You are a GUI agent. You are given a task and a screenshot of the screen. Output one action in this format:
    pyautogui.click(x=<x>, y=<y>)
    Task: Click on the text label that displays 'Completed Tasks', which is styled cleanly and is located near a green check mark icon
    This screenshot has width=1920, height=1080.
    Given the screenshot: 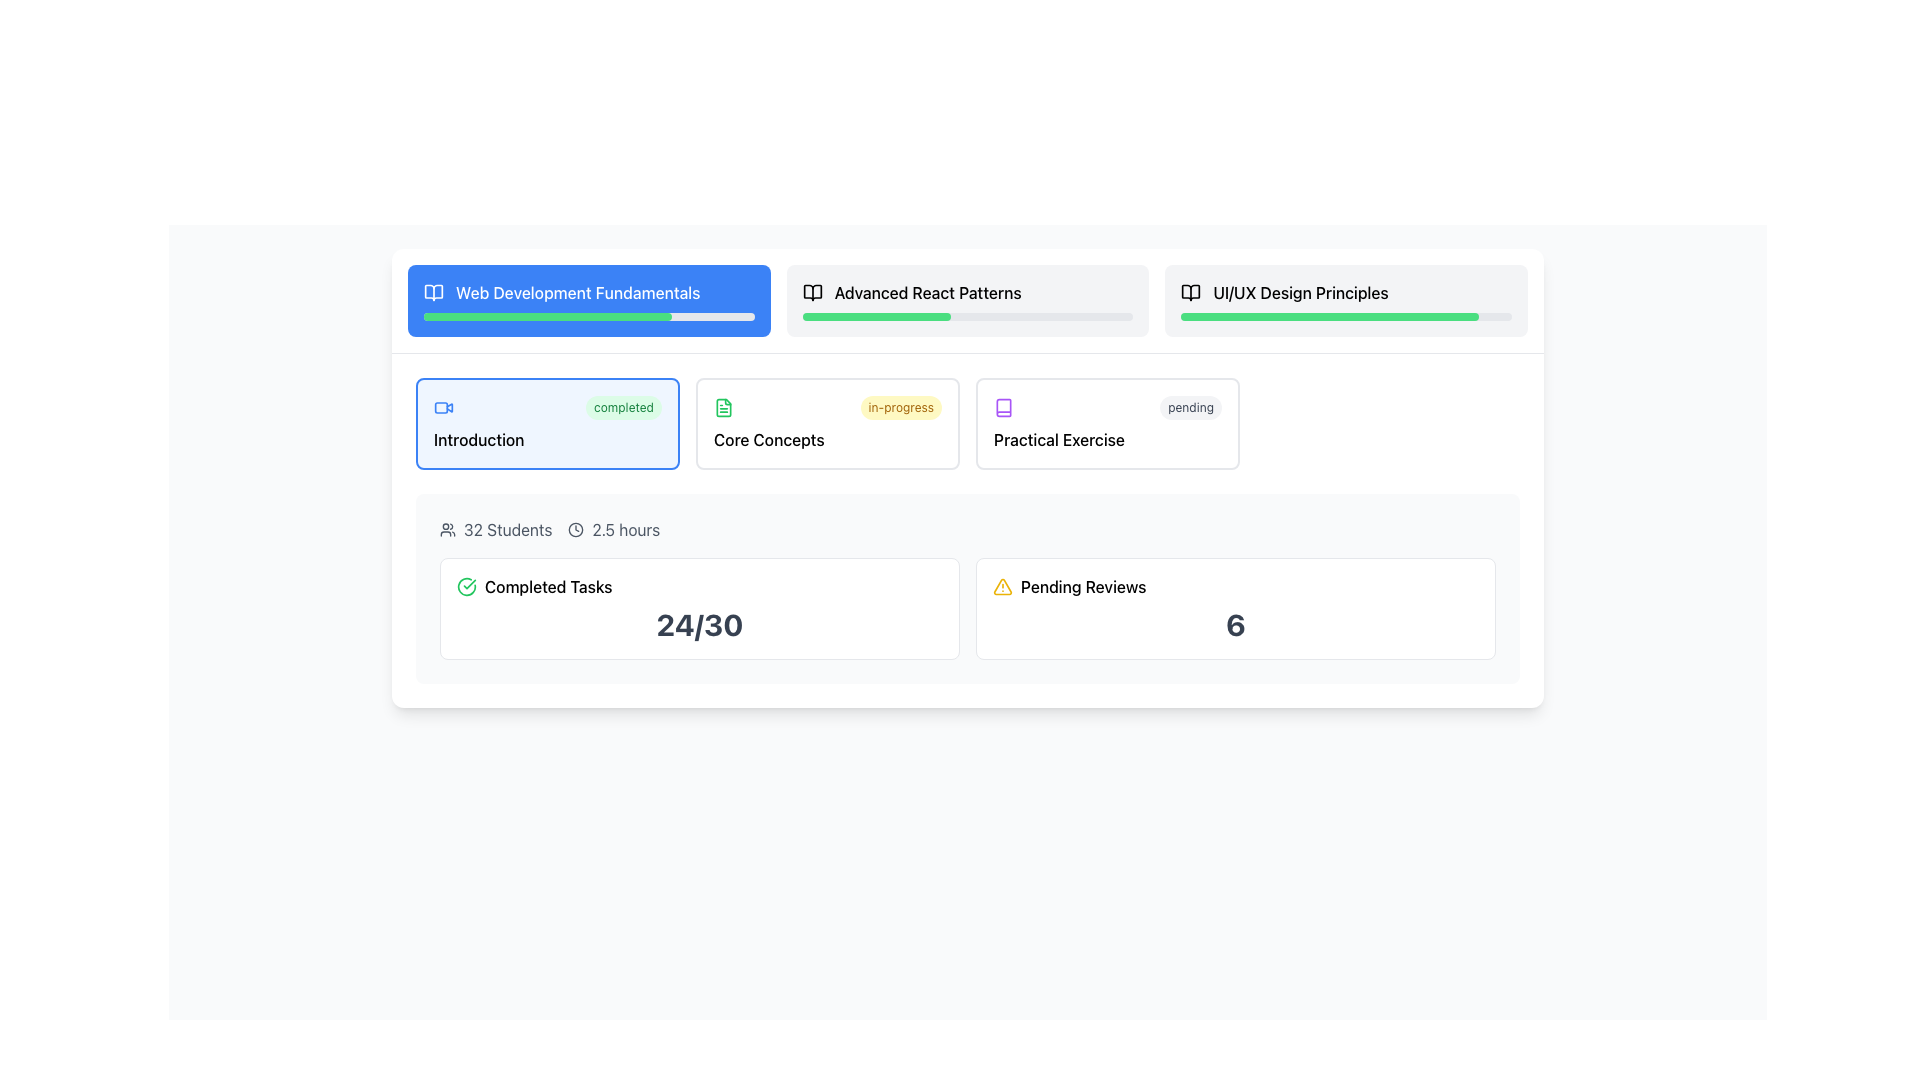 What is the action you would take?
    pyautogui.click(x=548, y=585)
    